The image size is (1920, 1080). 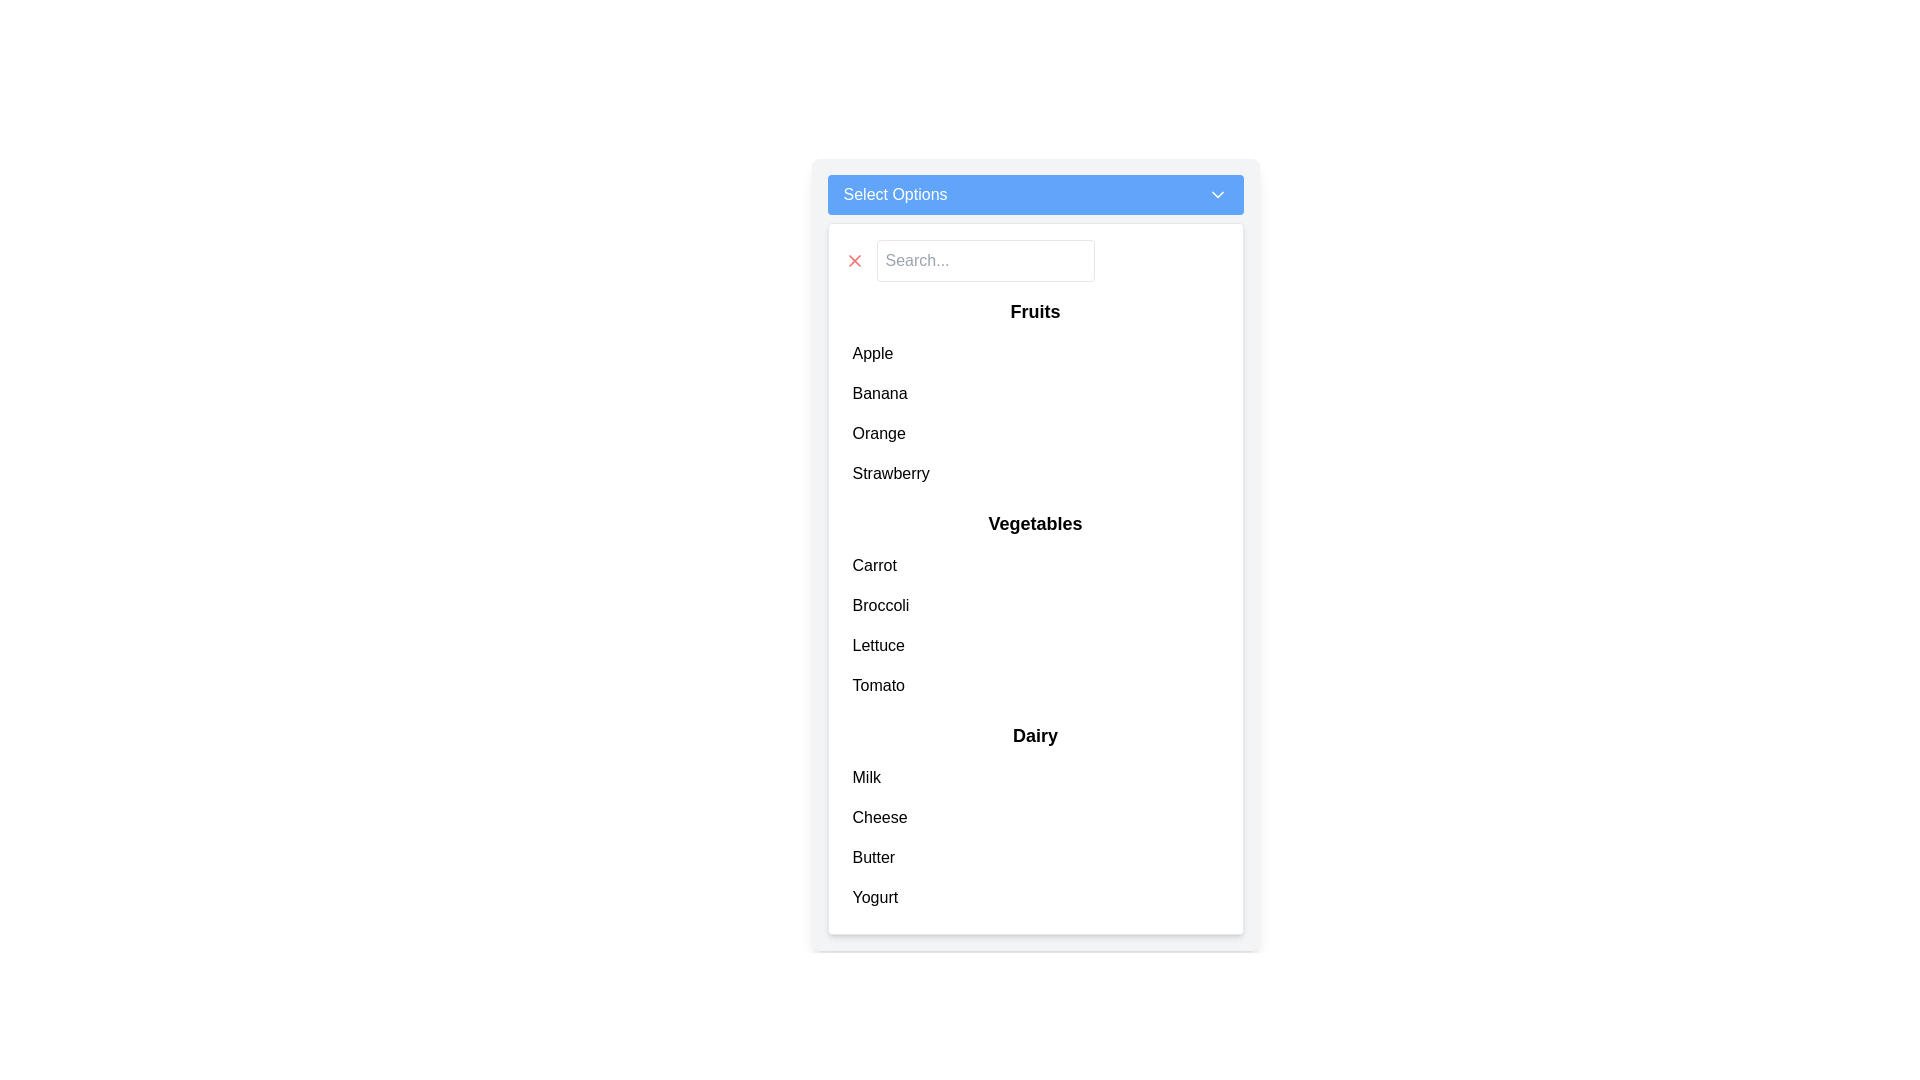 What do you see at coordinates (873, 856) in the screenshot?
I see `the black-colored text label displaying the word 'Butter', which is the third item in the 'Dairy' category dropdown menu` at bounding box center [873, 856].